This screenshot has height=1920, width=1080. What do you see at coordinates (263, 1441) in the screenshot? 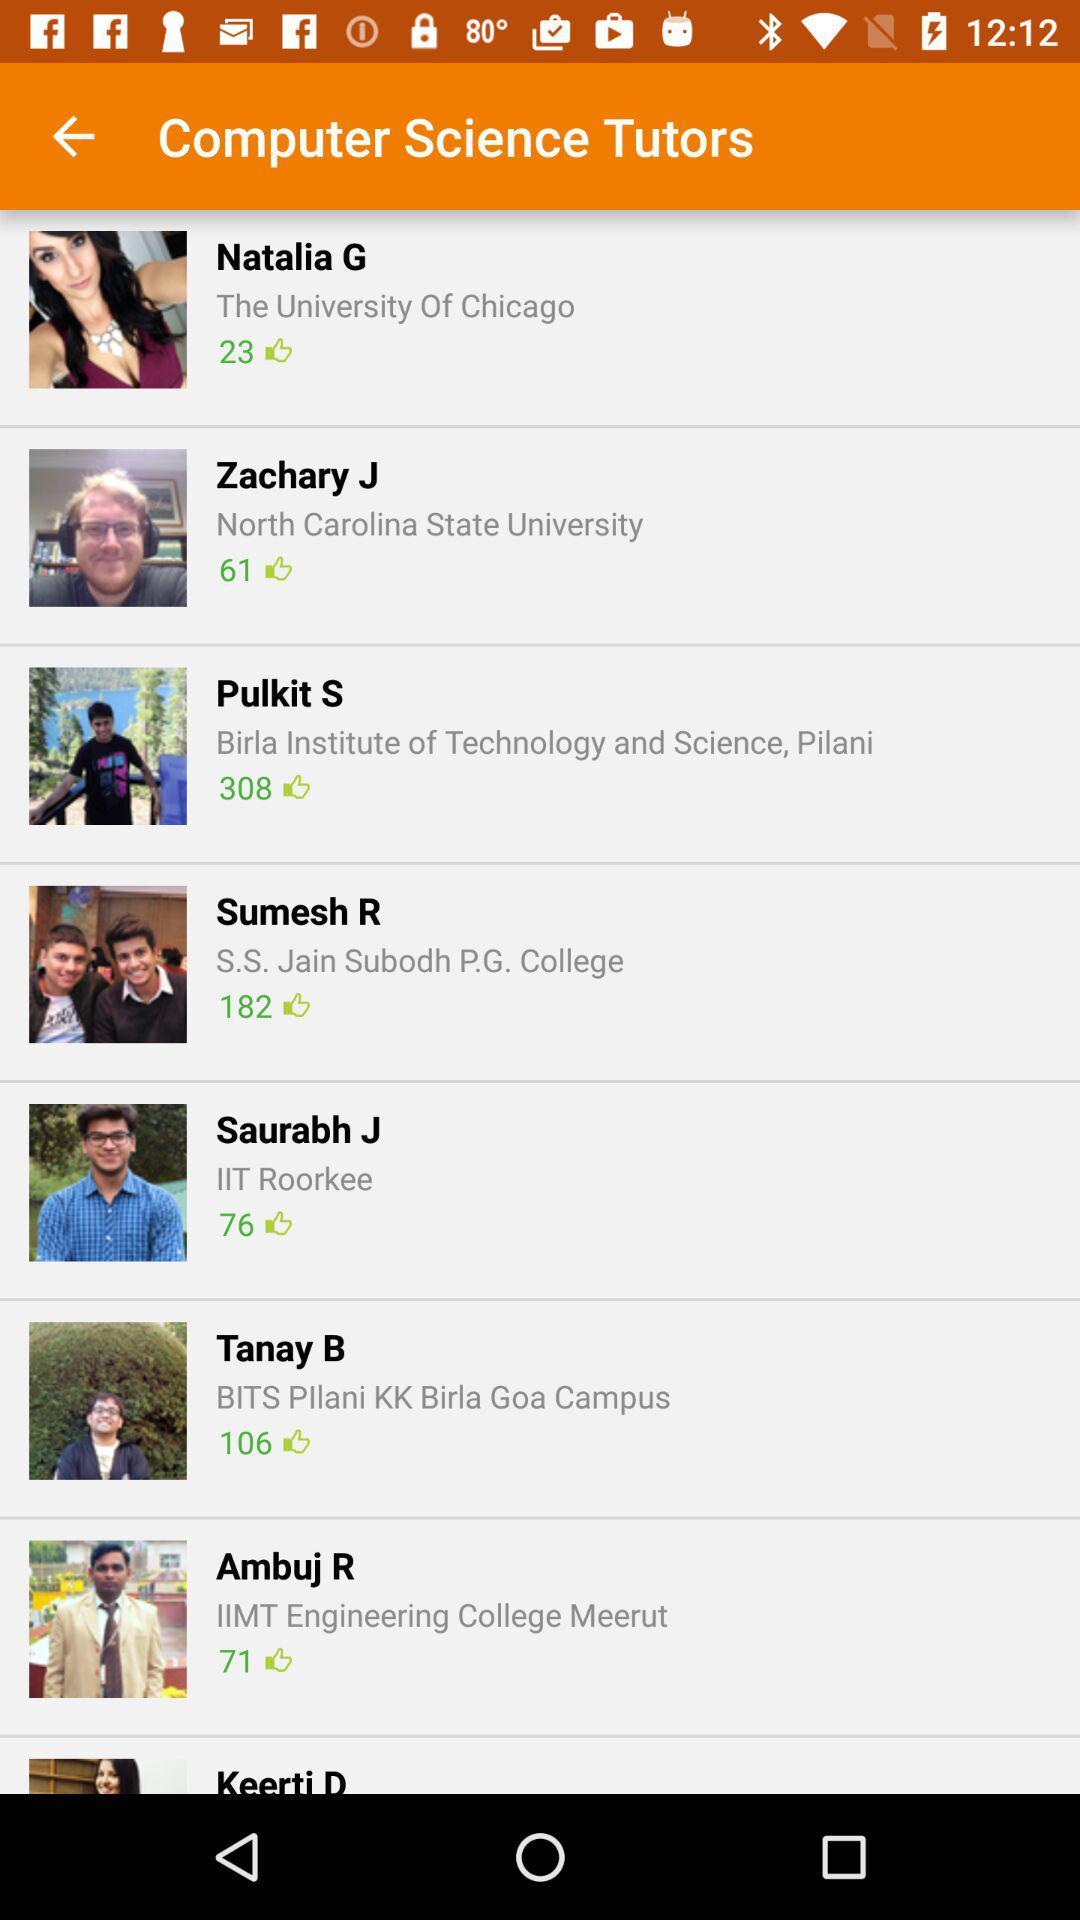
I see `the 106` at bounding box center [263, 1441].